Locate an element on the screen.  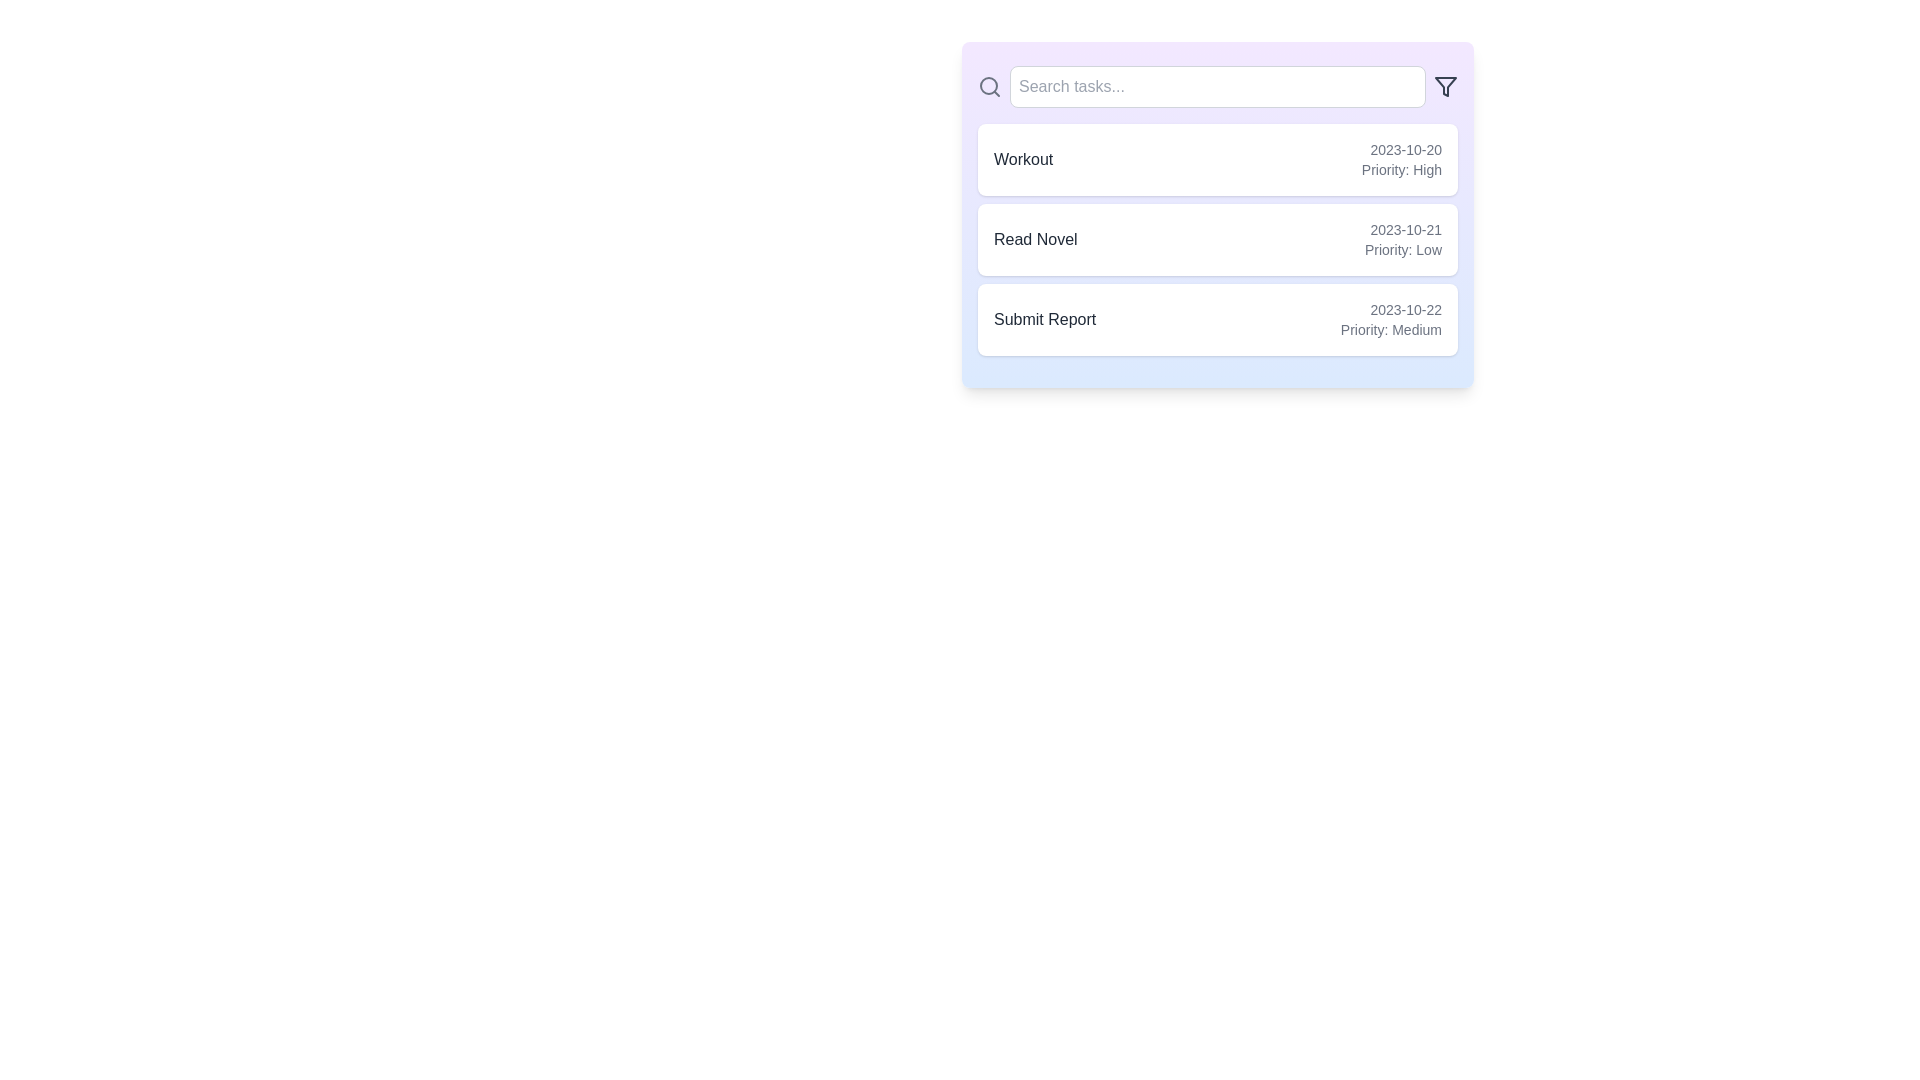
the task item Read Novel to observe its hover effects is located at coordinates (1217, 238).